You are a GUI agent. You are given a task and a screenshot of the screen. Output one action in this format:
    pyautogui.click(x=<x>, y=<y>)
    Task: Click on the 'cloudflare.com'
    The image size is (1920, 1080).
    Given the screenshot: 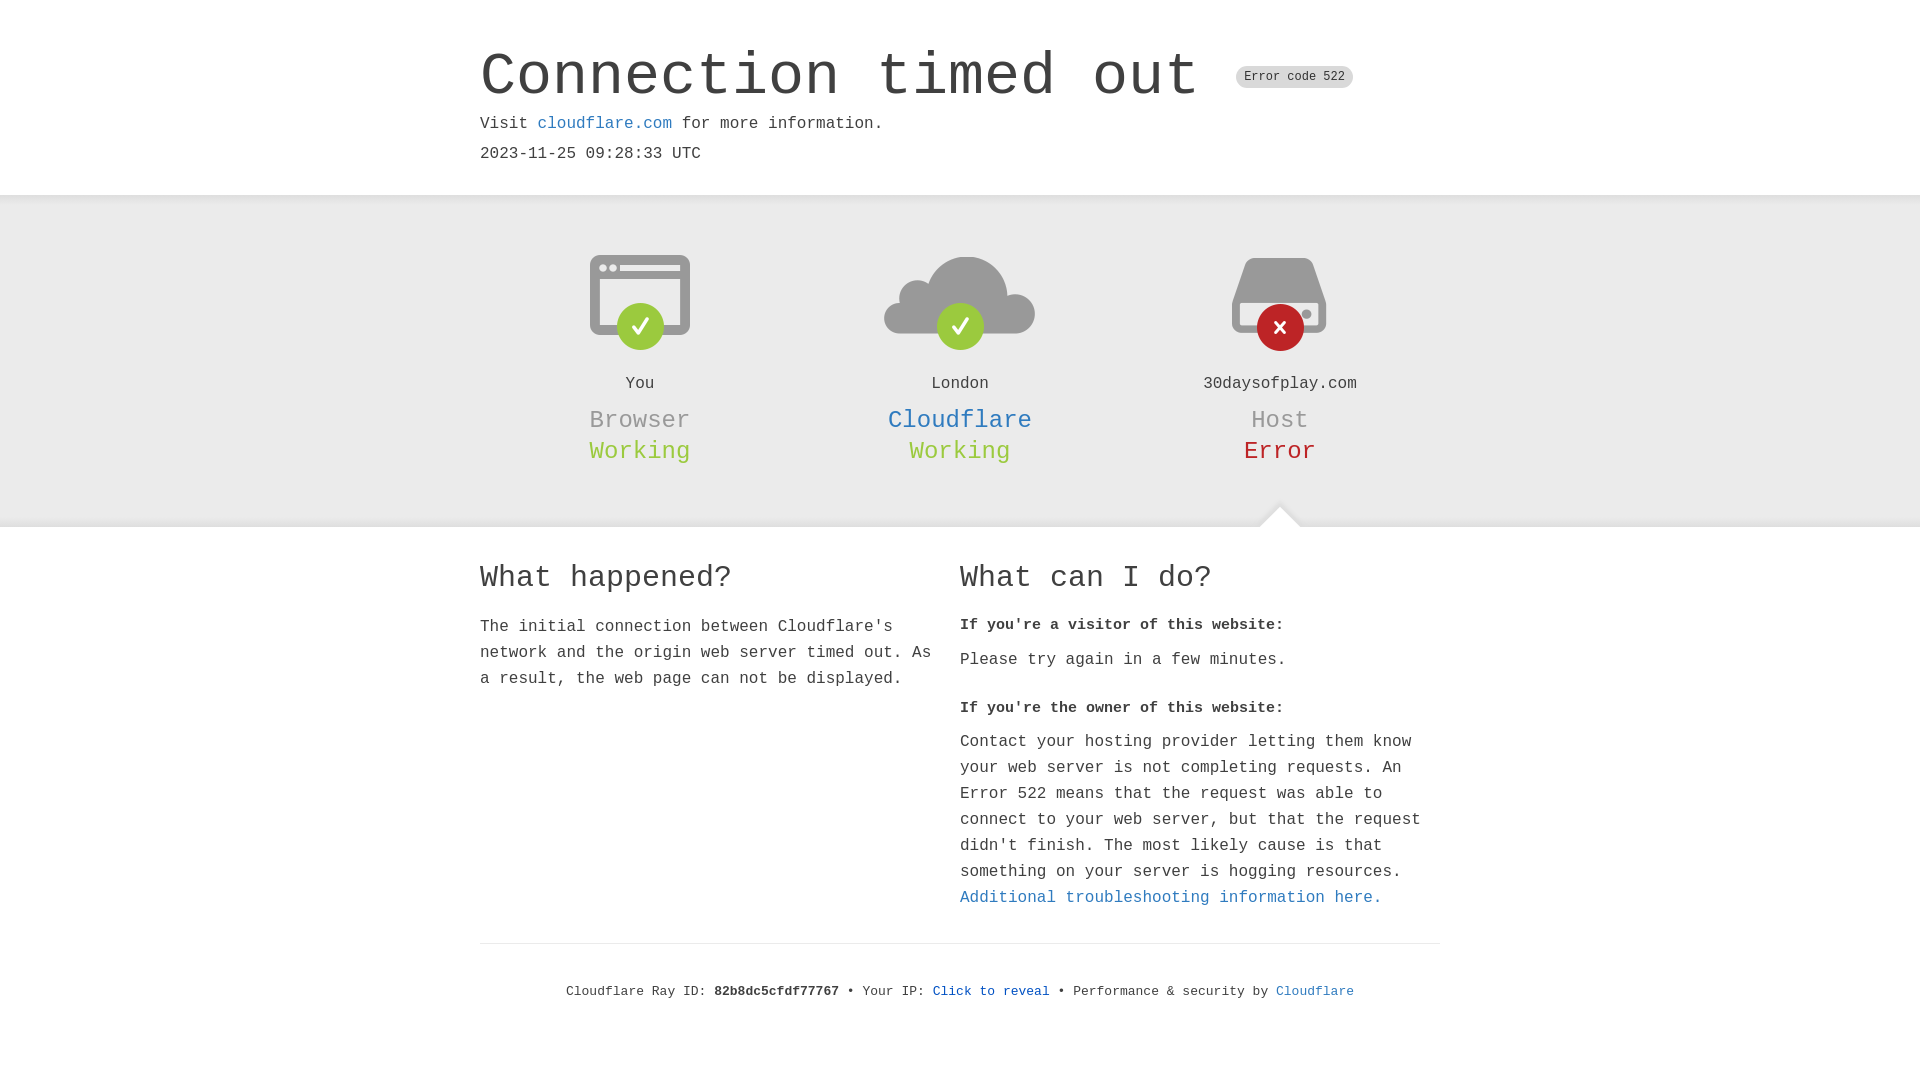 What is the action you would take?
    pyautogui.click(x=603, y=123)
    